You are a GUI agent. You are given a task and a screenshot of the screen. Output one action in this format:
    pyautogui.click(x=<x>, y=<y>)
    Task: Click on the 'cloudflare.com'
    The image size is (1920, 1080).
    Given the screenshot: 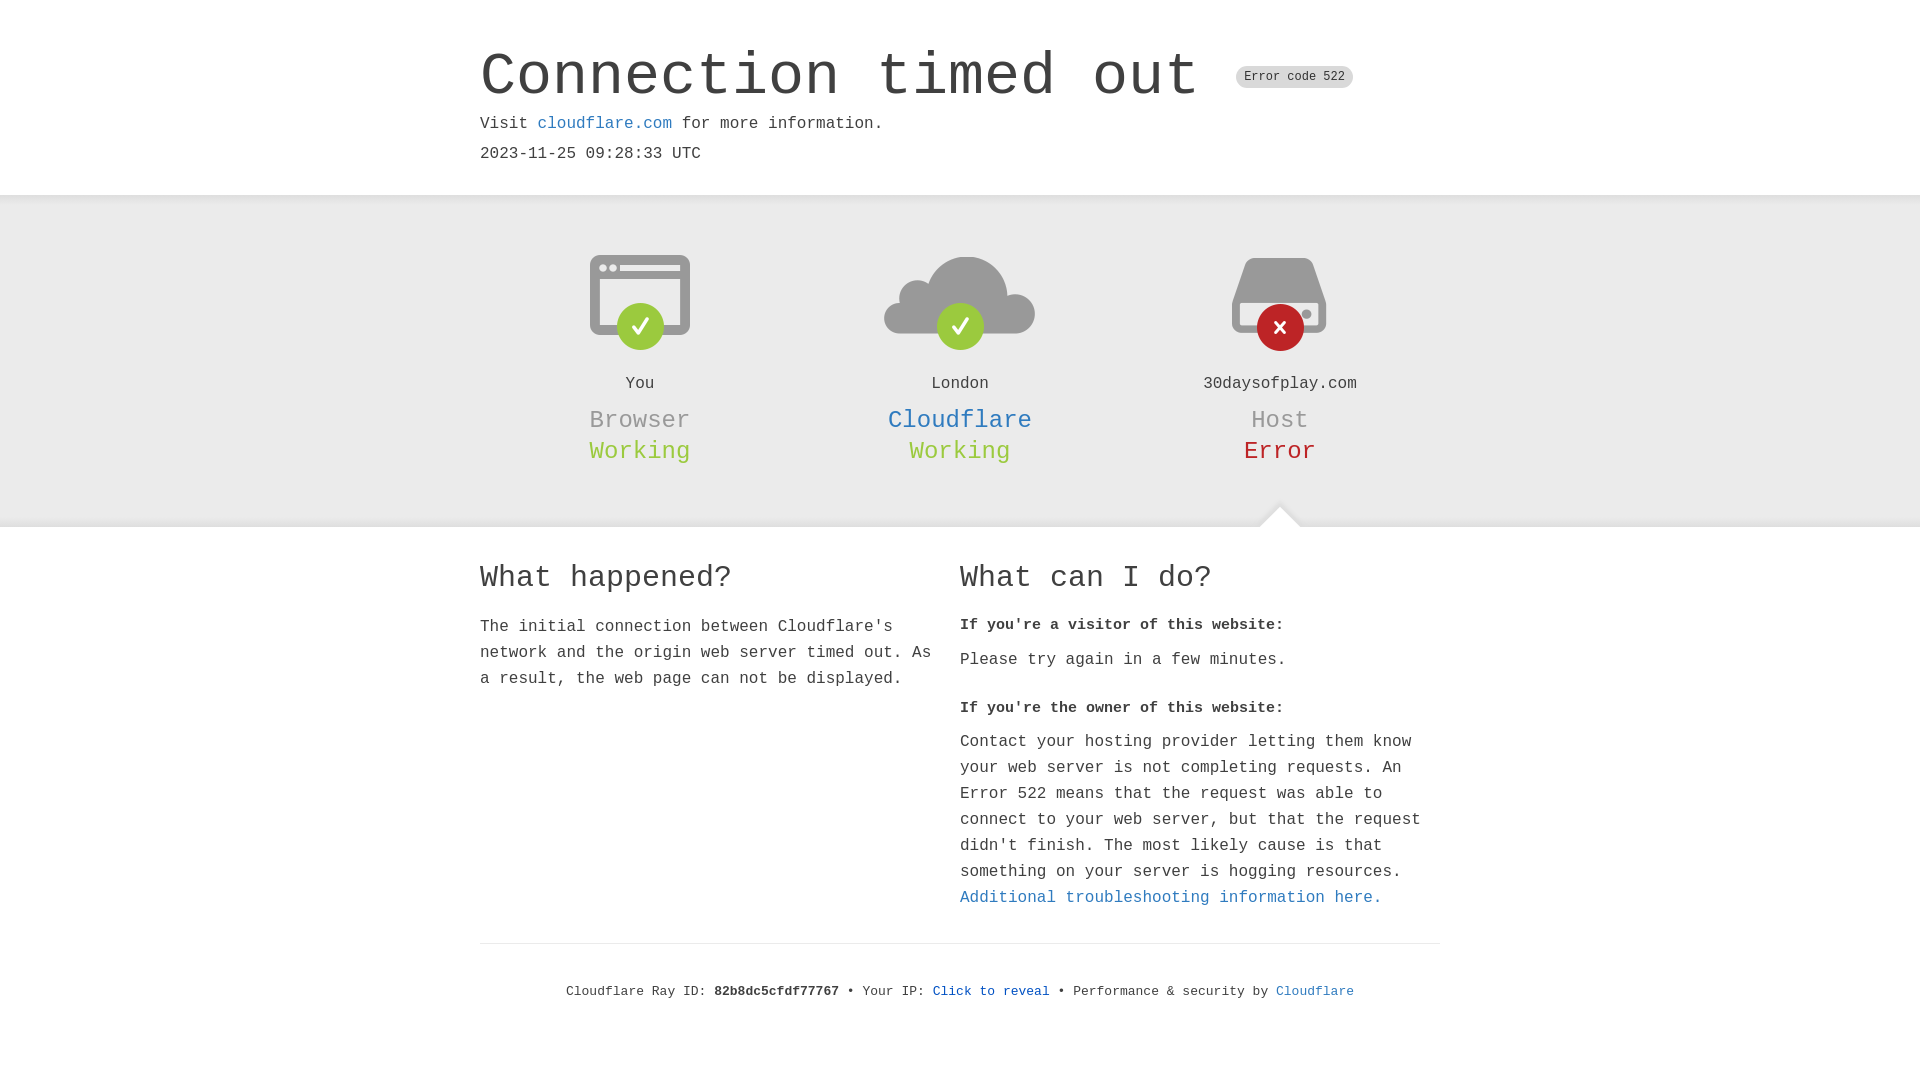 What is the action you would take?
    pyautogui.click(x=603, y=123)
    